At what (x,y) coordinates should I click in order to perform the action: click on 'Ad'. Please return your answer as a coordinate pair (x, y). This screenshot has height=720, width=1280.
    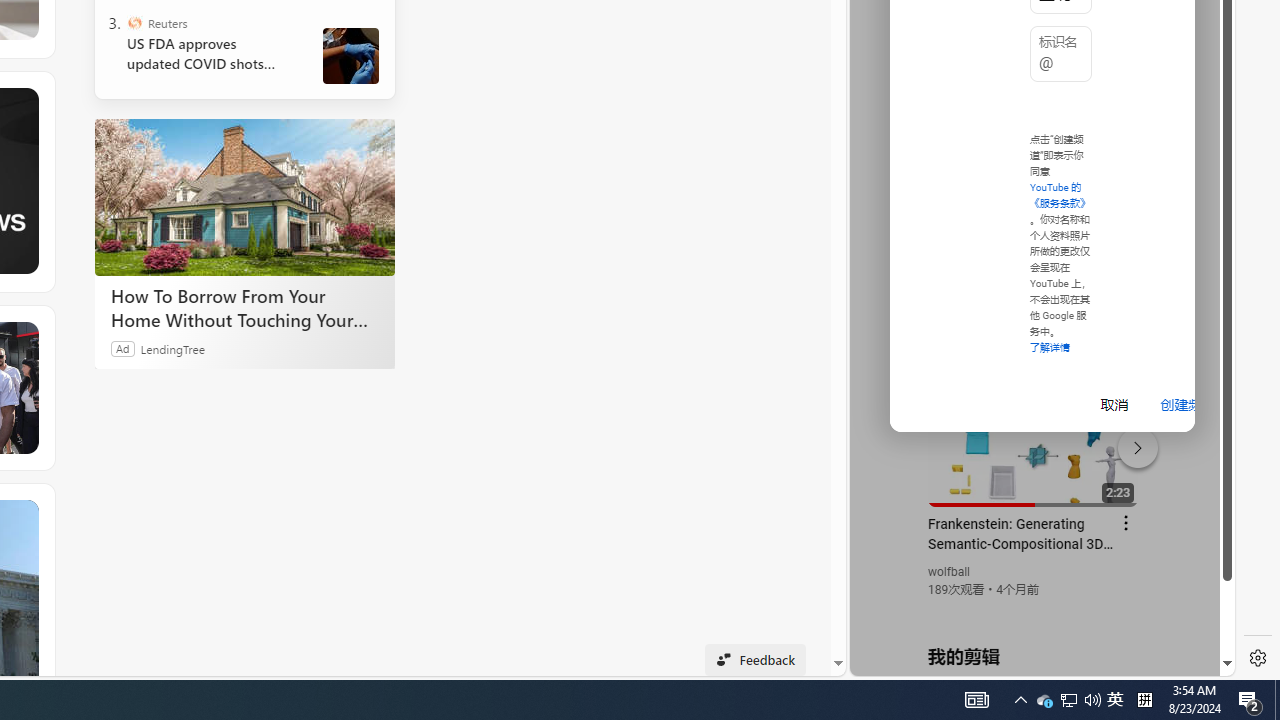
    Looking at the image, I should click on (122, 347).